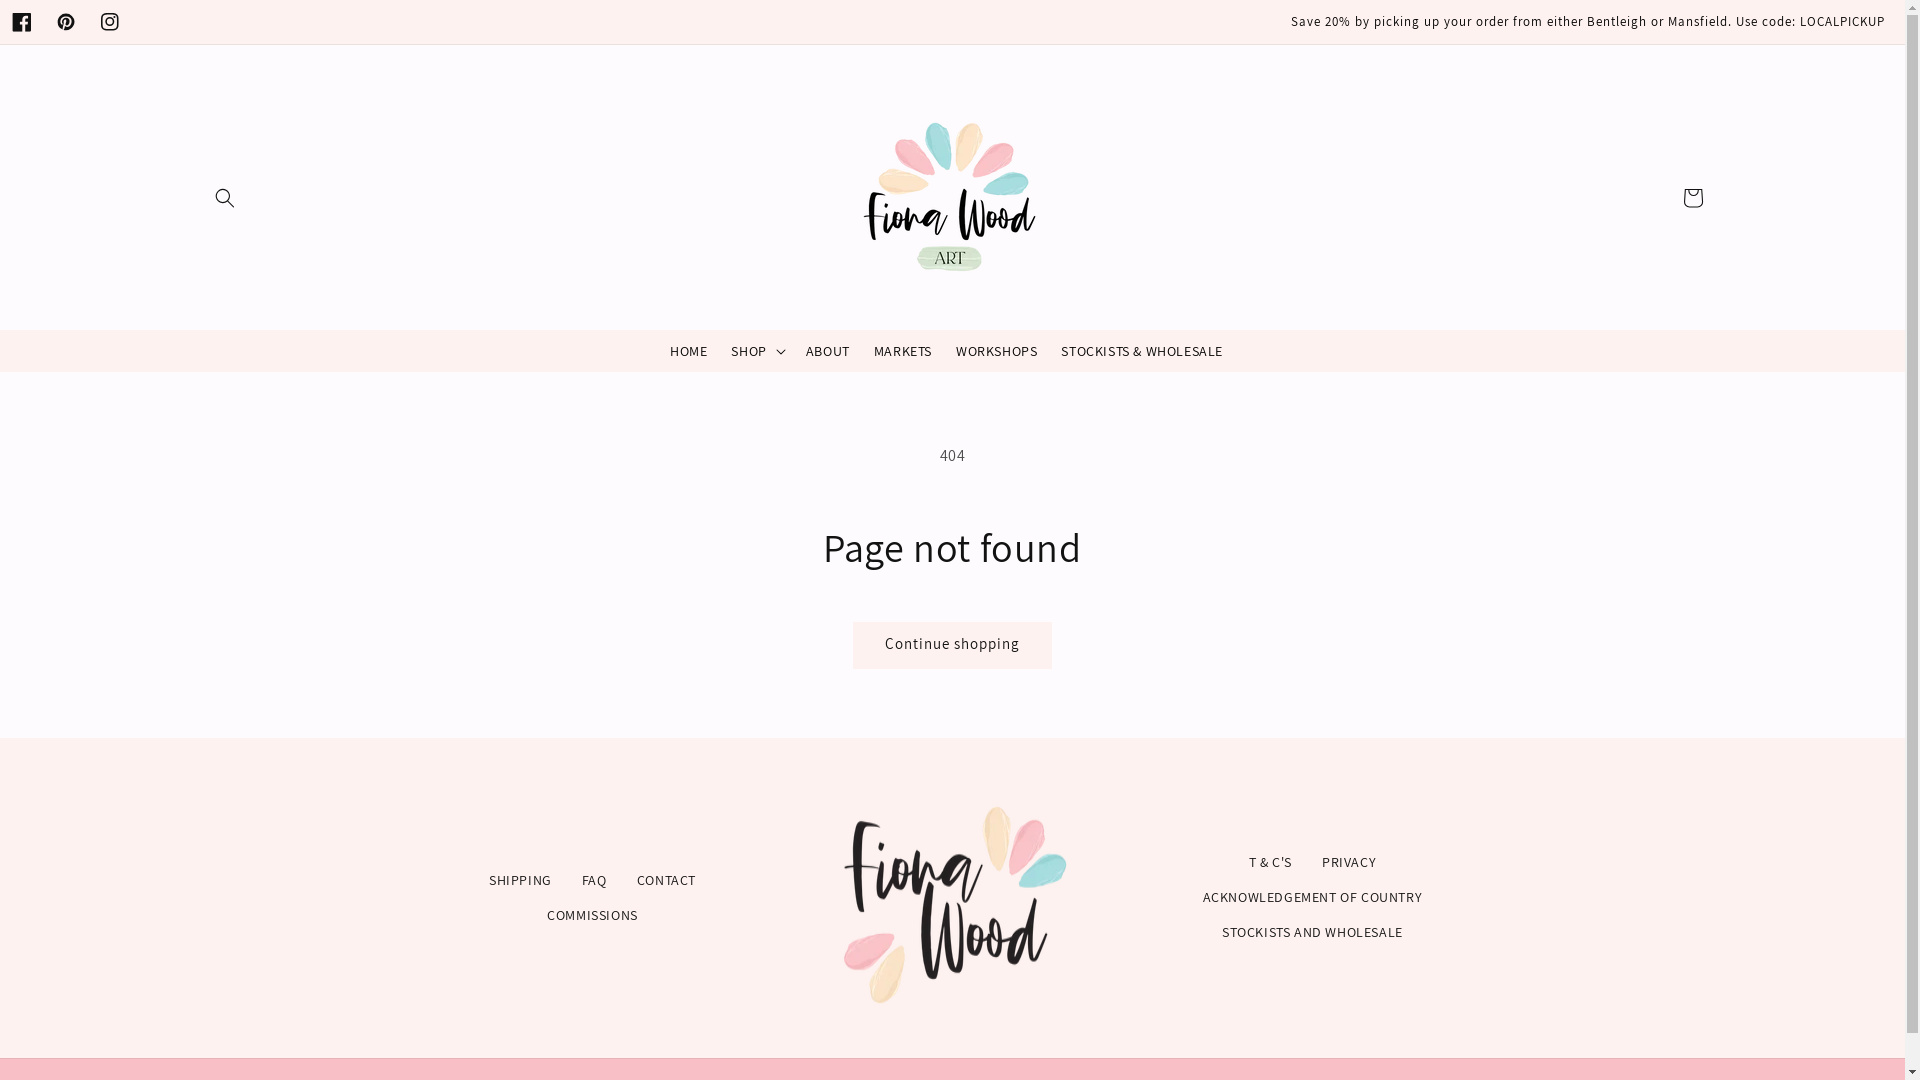  What do you see at coordinates (1348, 861) in the screenshot?
I see `'PRIVACY'` at bounding box center [1348, 861].